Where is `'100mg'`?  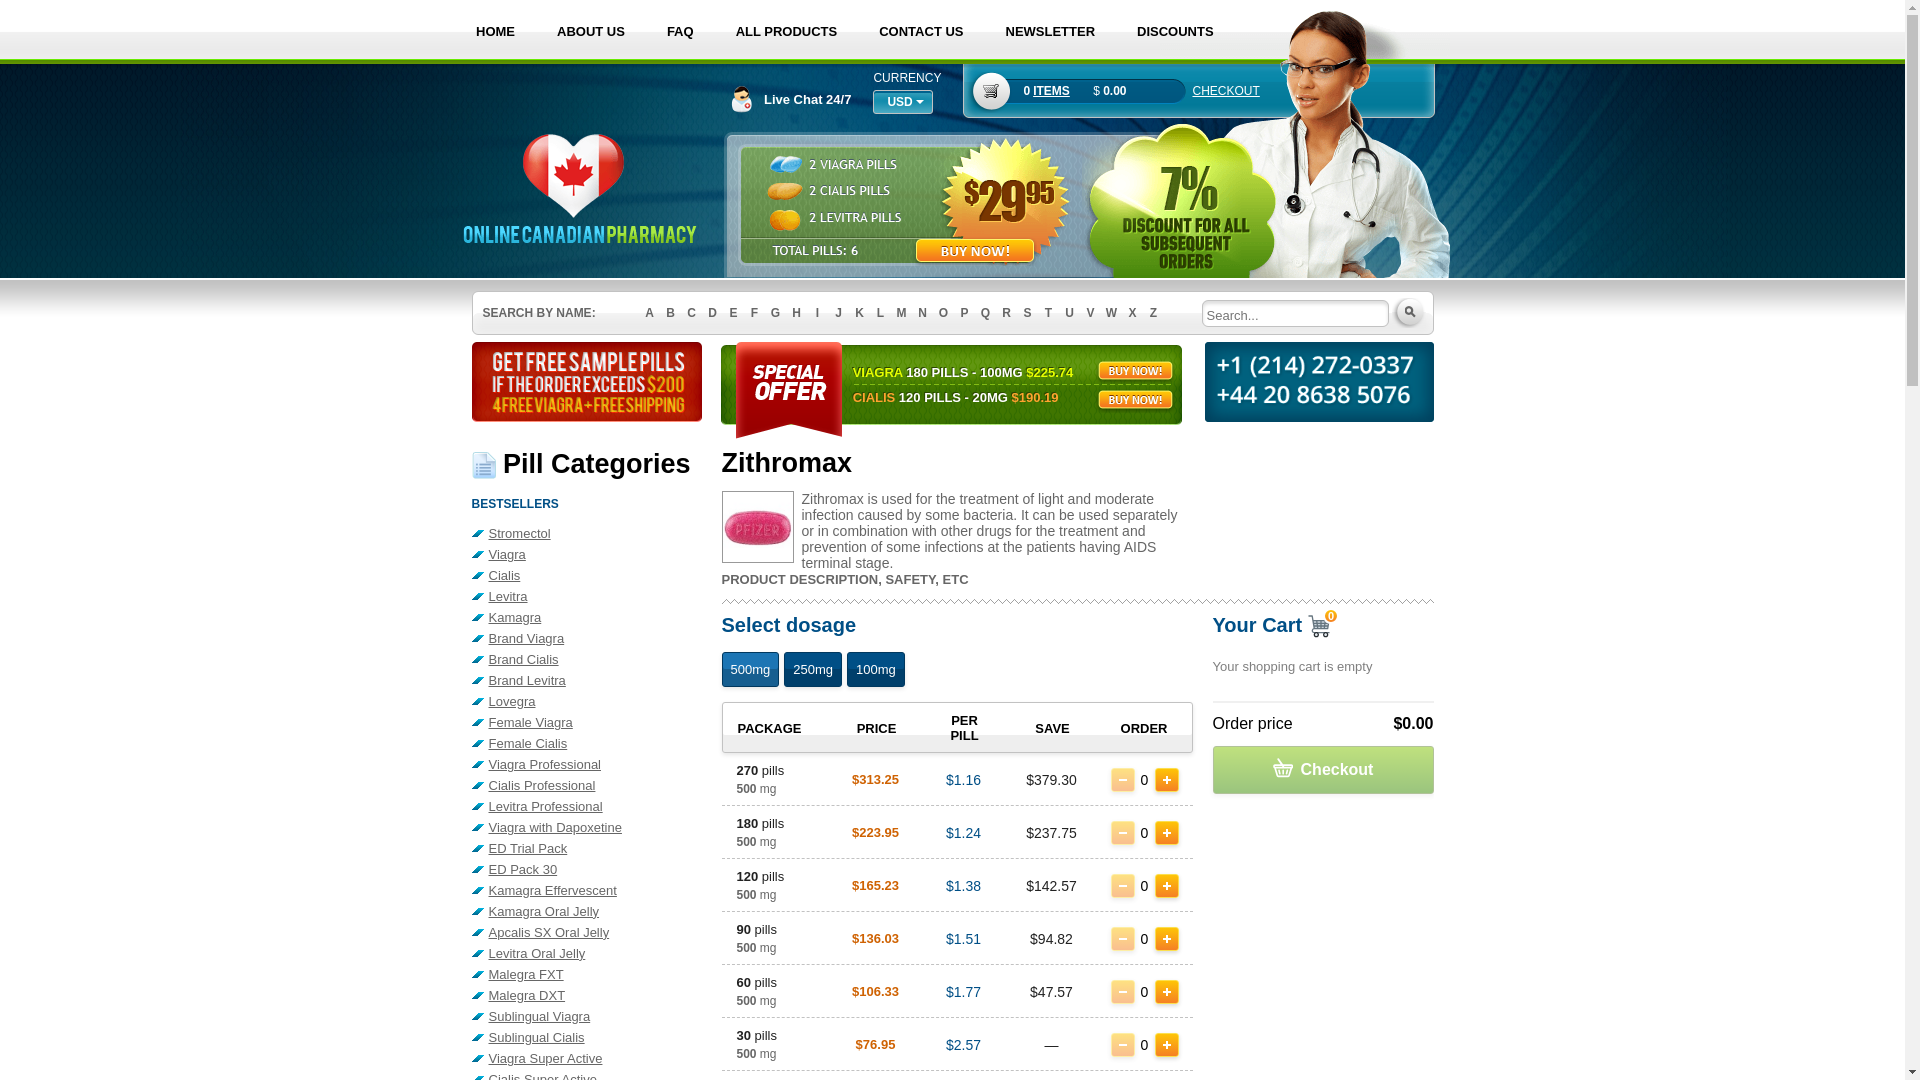
'100mg' is located at coordinates (846, 669).